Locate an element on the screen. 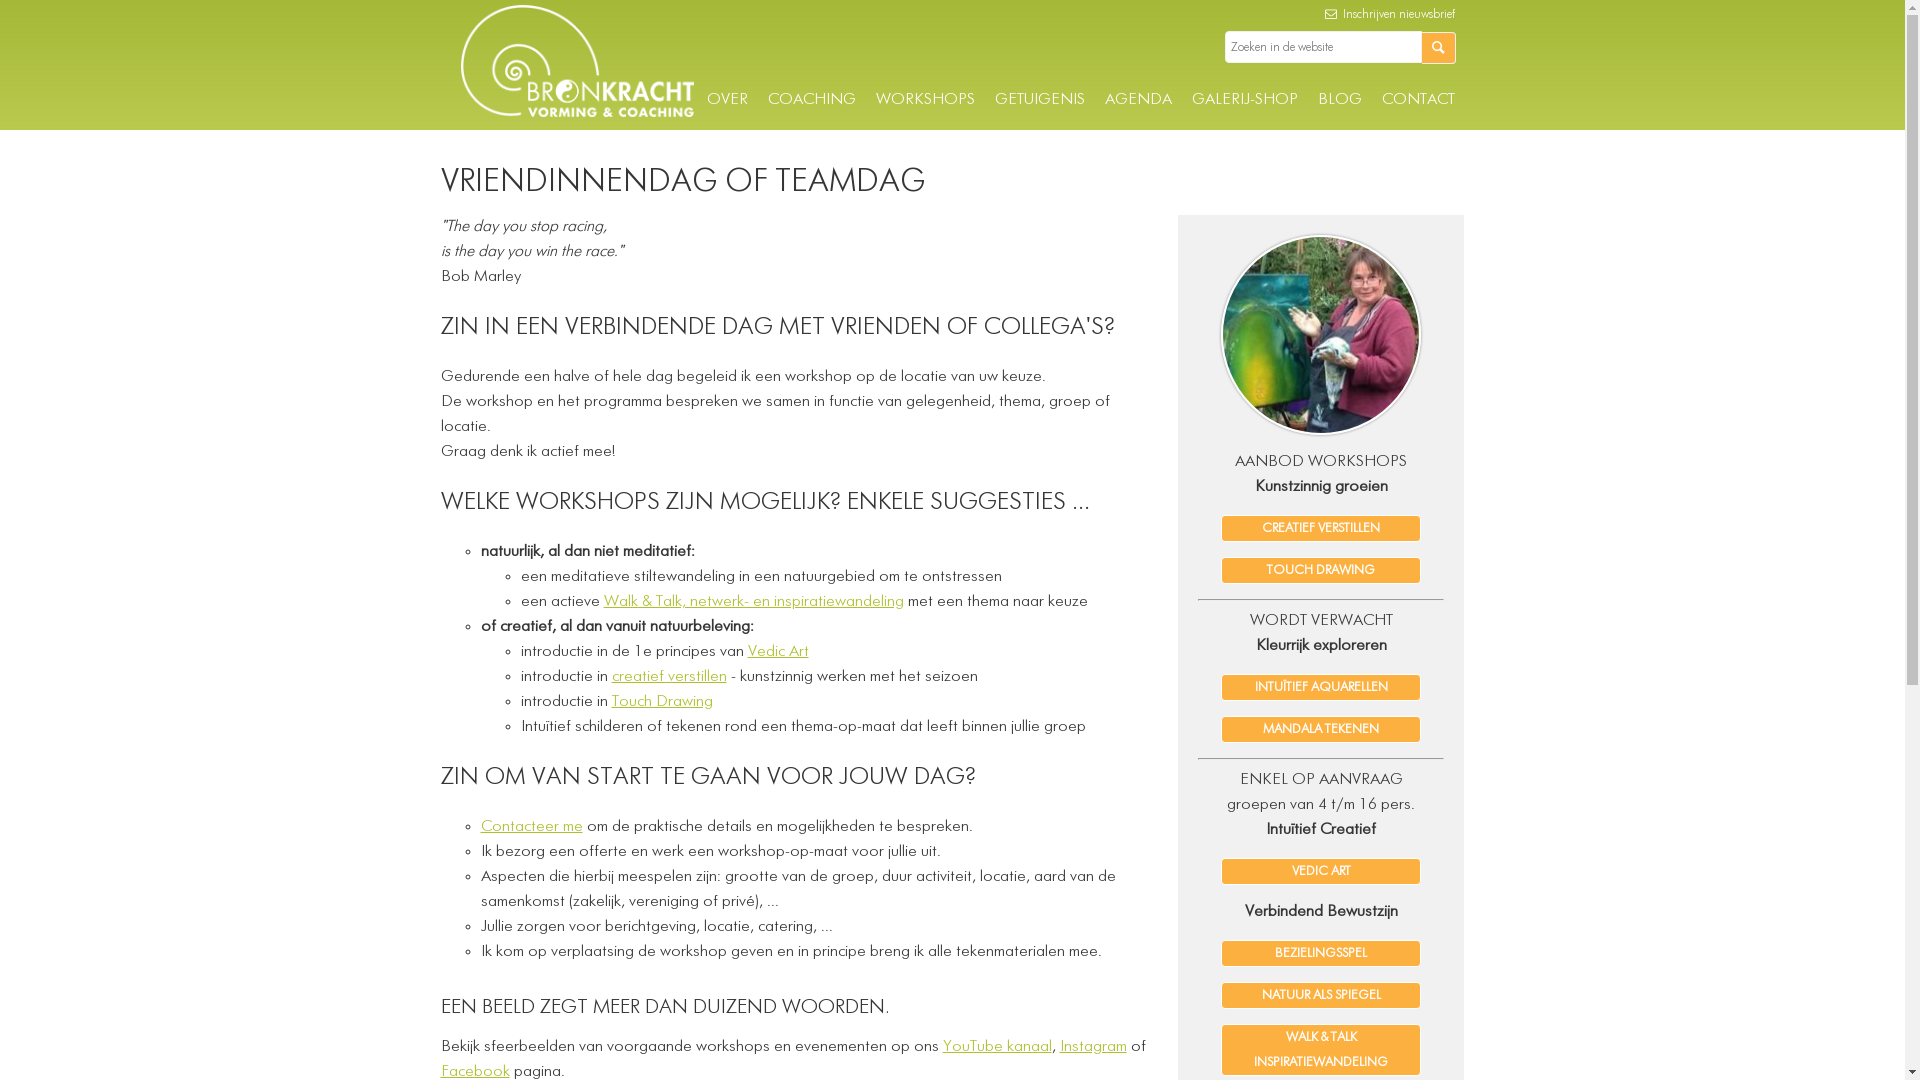  'BLOG' is located at coordinates (1339, 100).